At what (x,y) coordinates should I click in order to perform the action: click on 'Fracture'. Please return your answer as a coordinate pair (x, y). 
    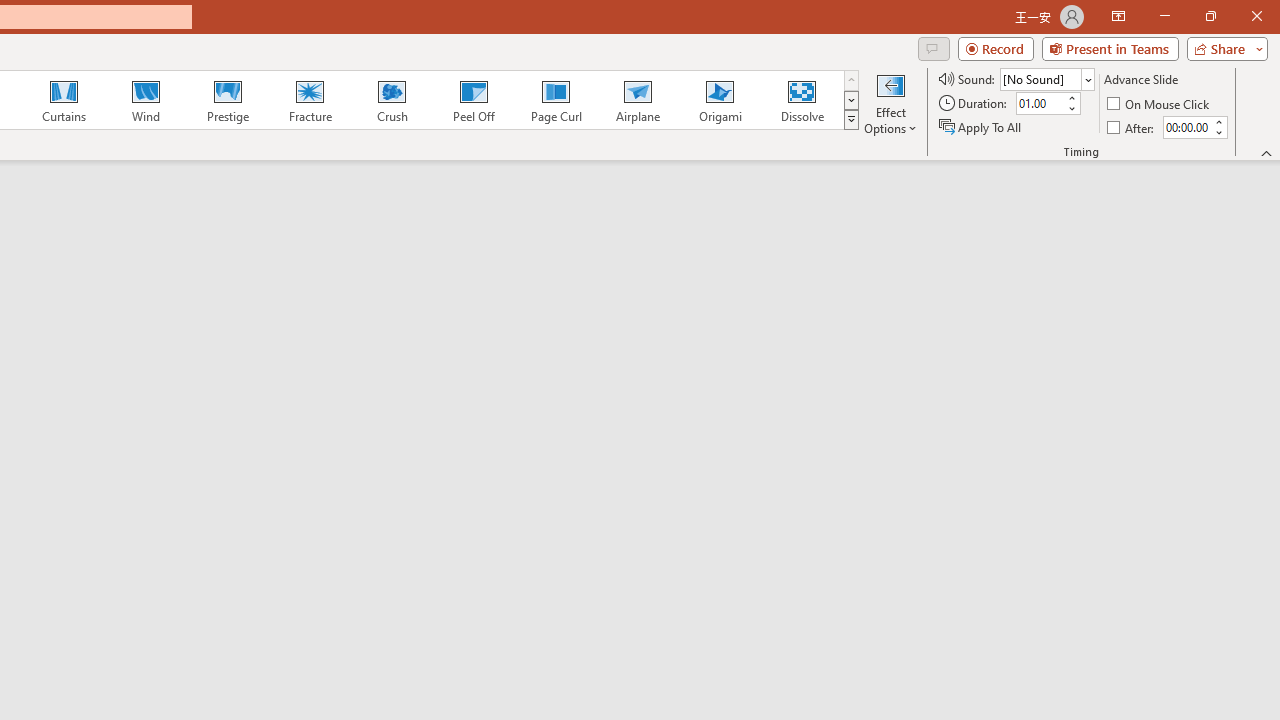
    Looking at the image, I should click on (308, 100).